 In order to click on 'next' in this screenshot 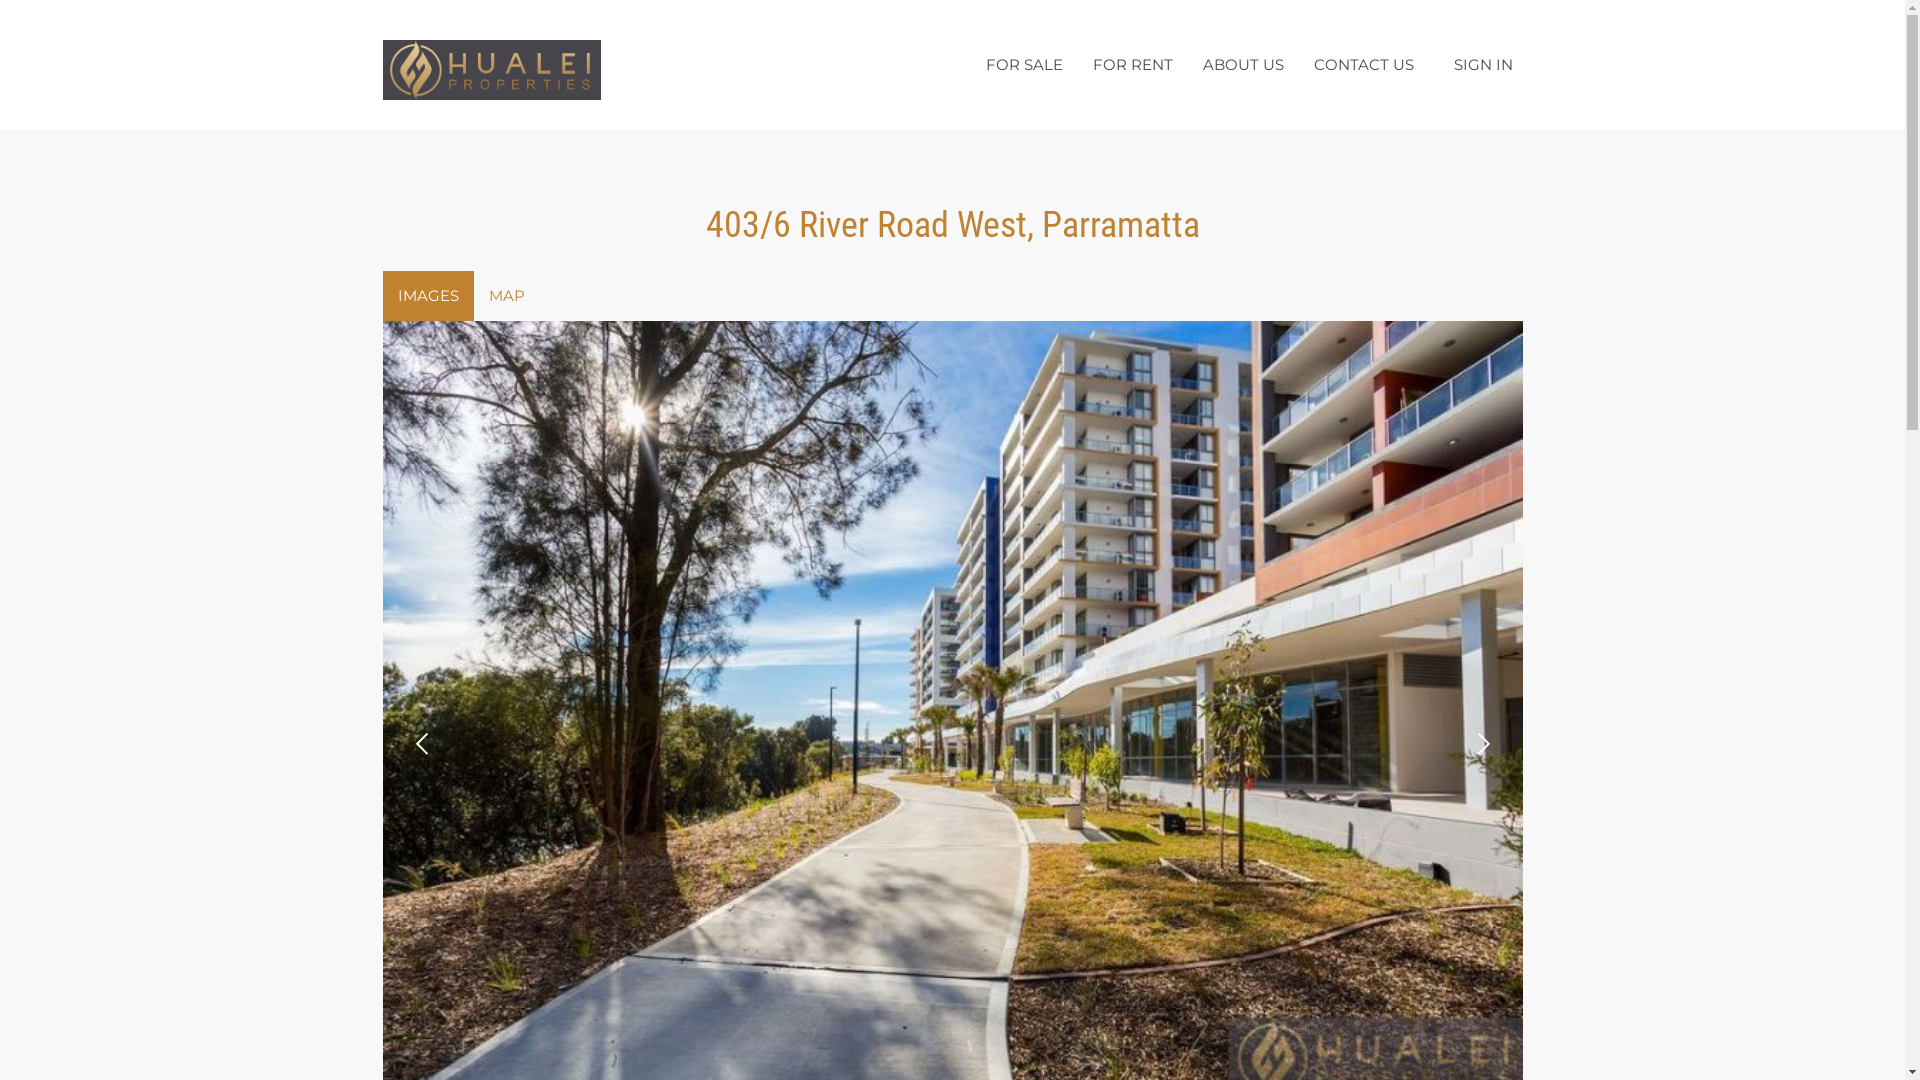, I will do `click(1459, 744)`.